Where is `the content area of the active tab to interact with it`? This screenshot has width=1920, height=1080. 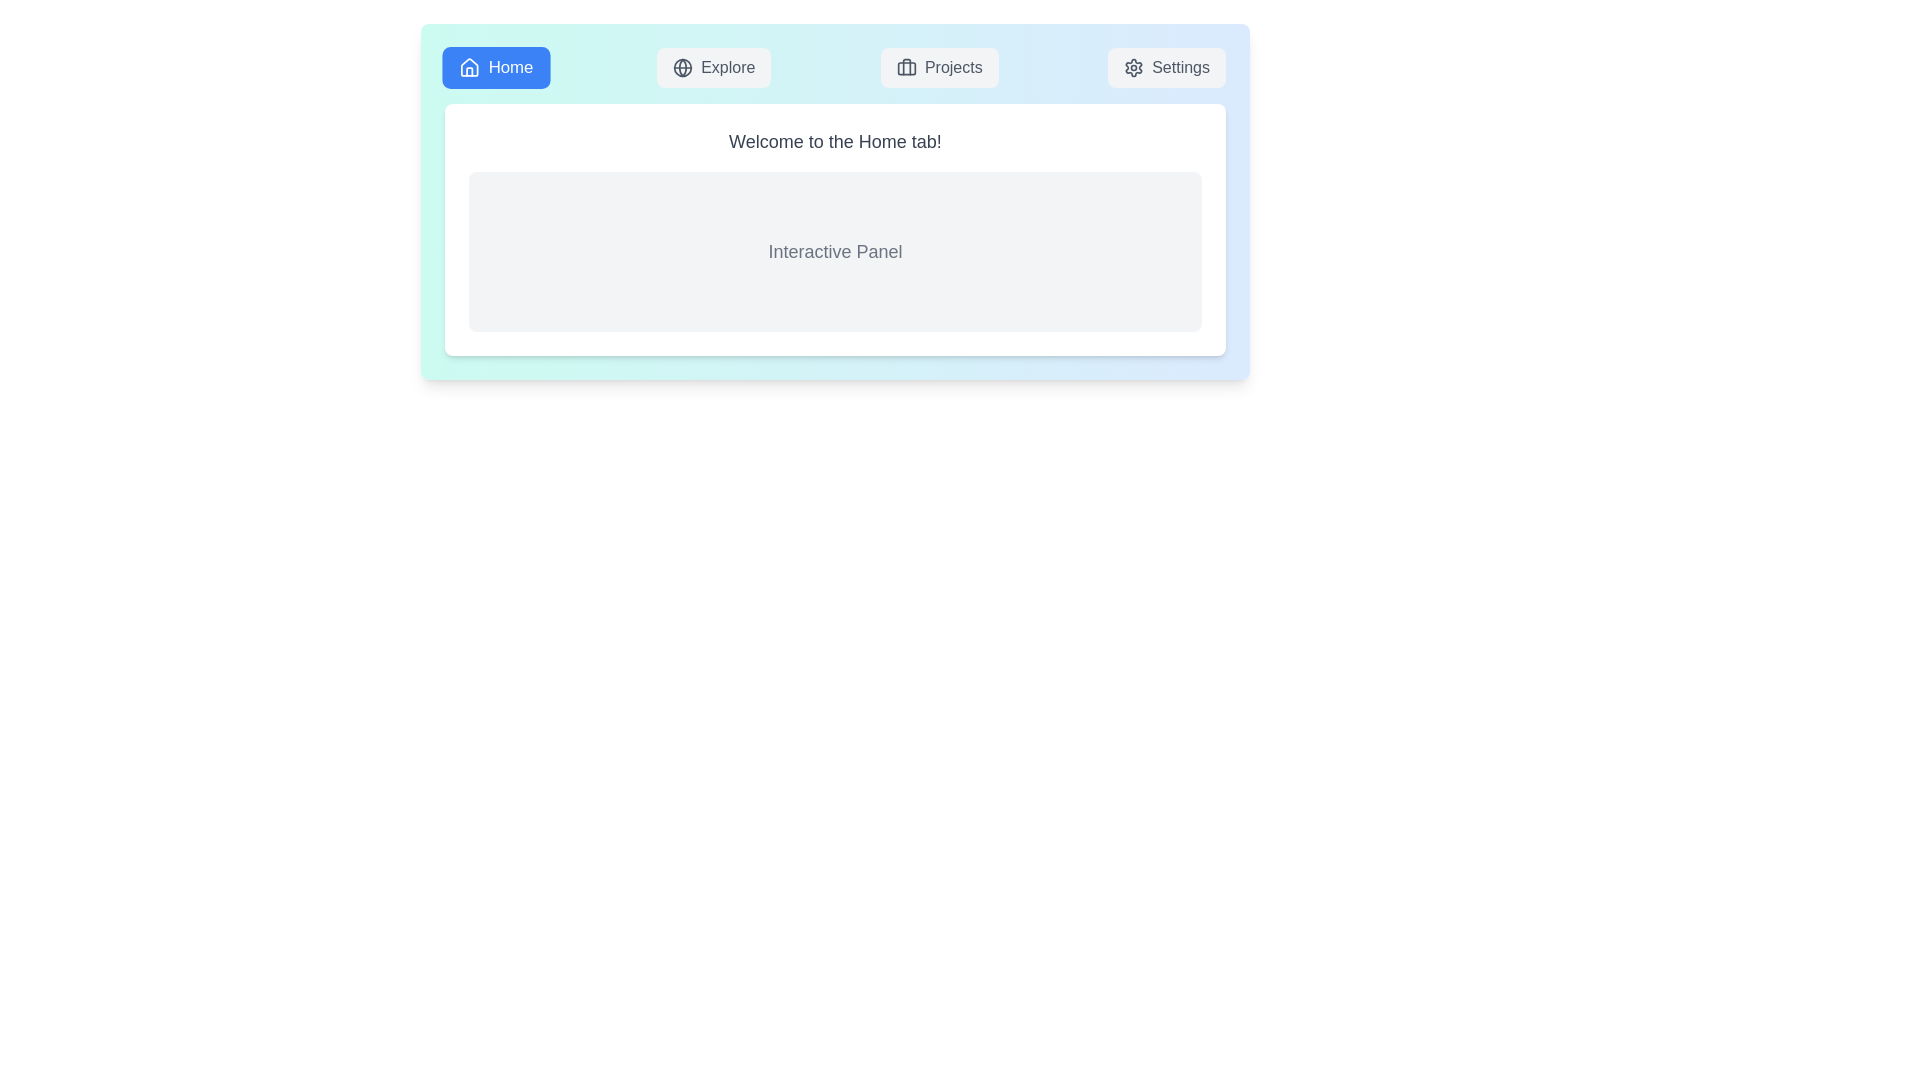
the content area of the active tab to interact with it is located at coordinates (835, 250).